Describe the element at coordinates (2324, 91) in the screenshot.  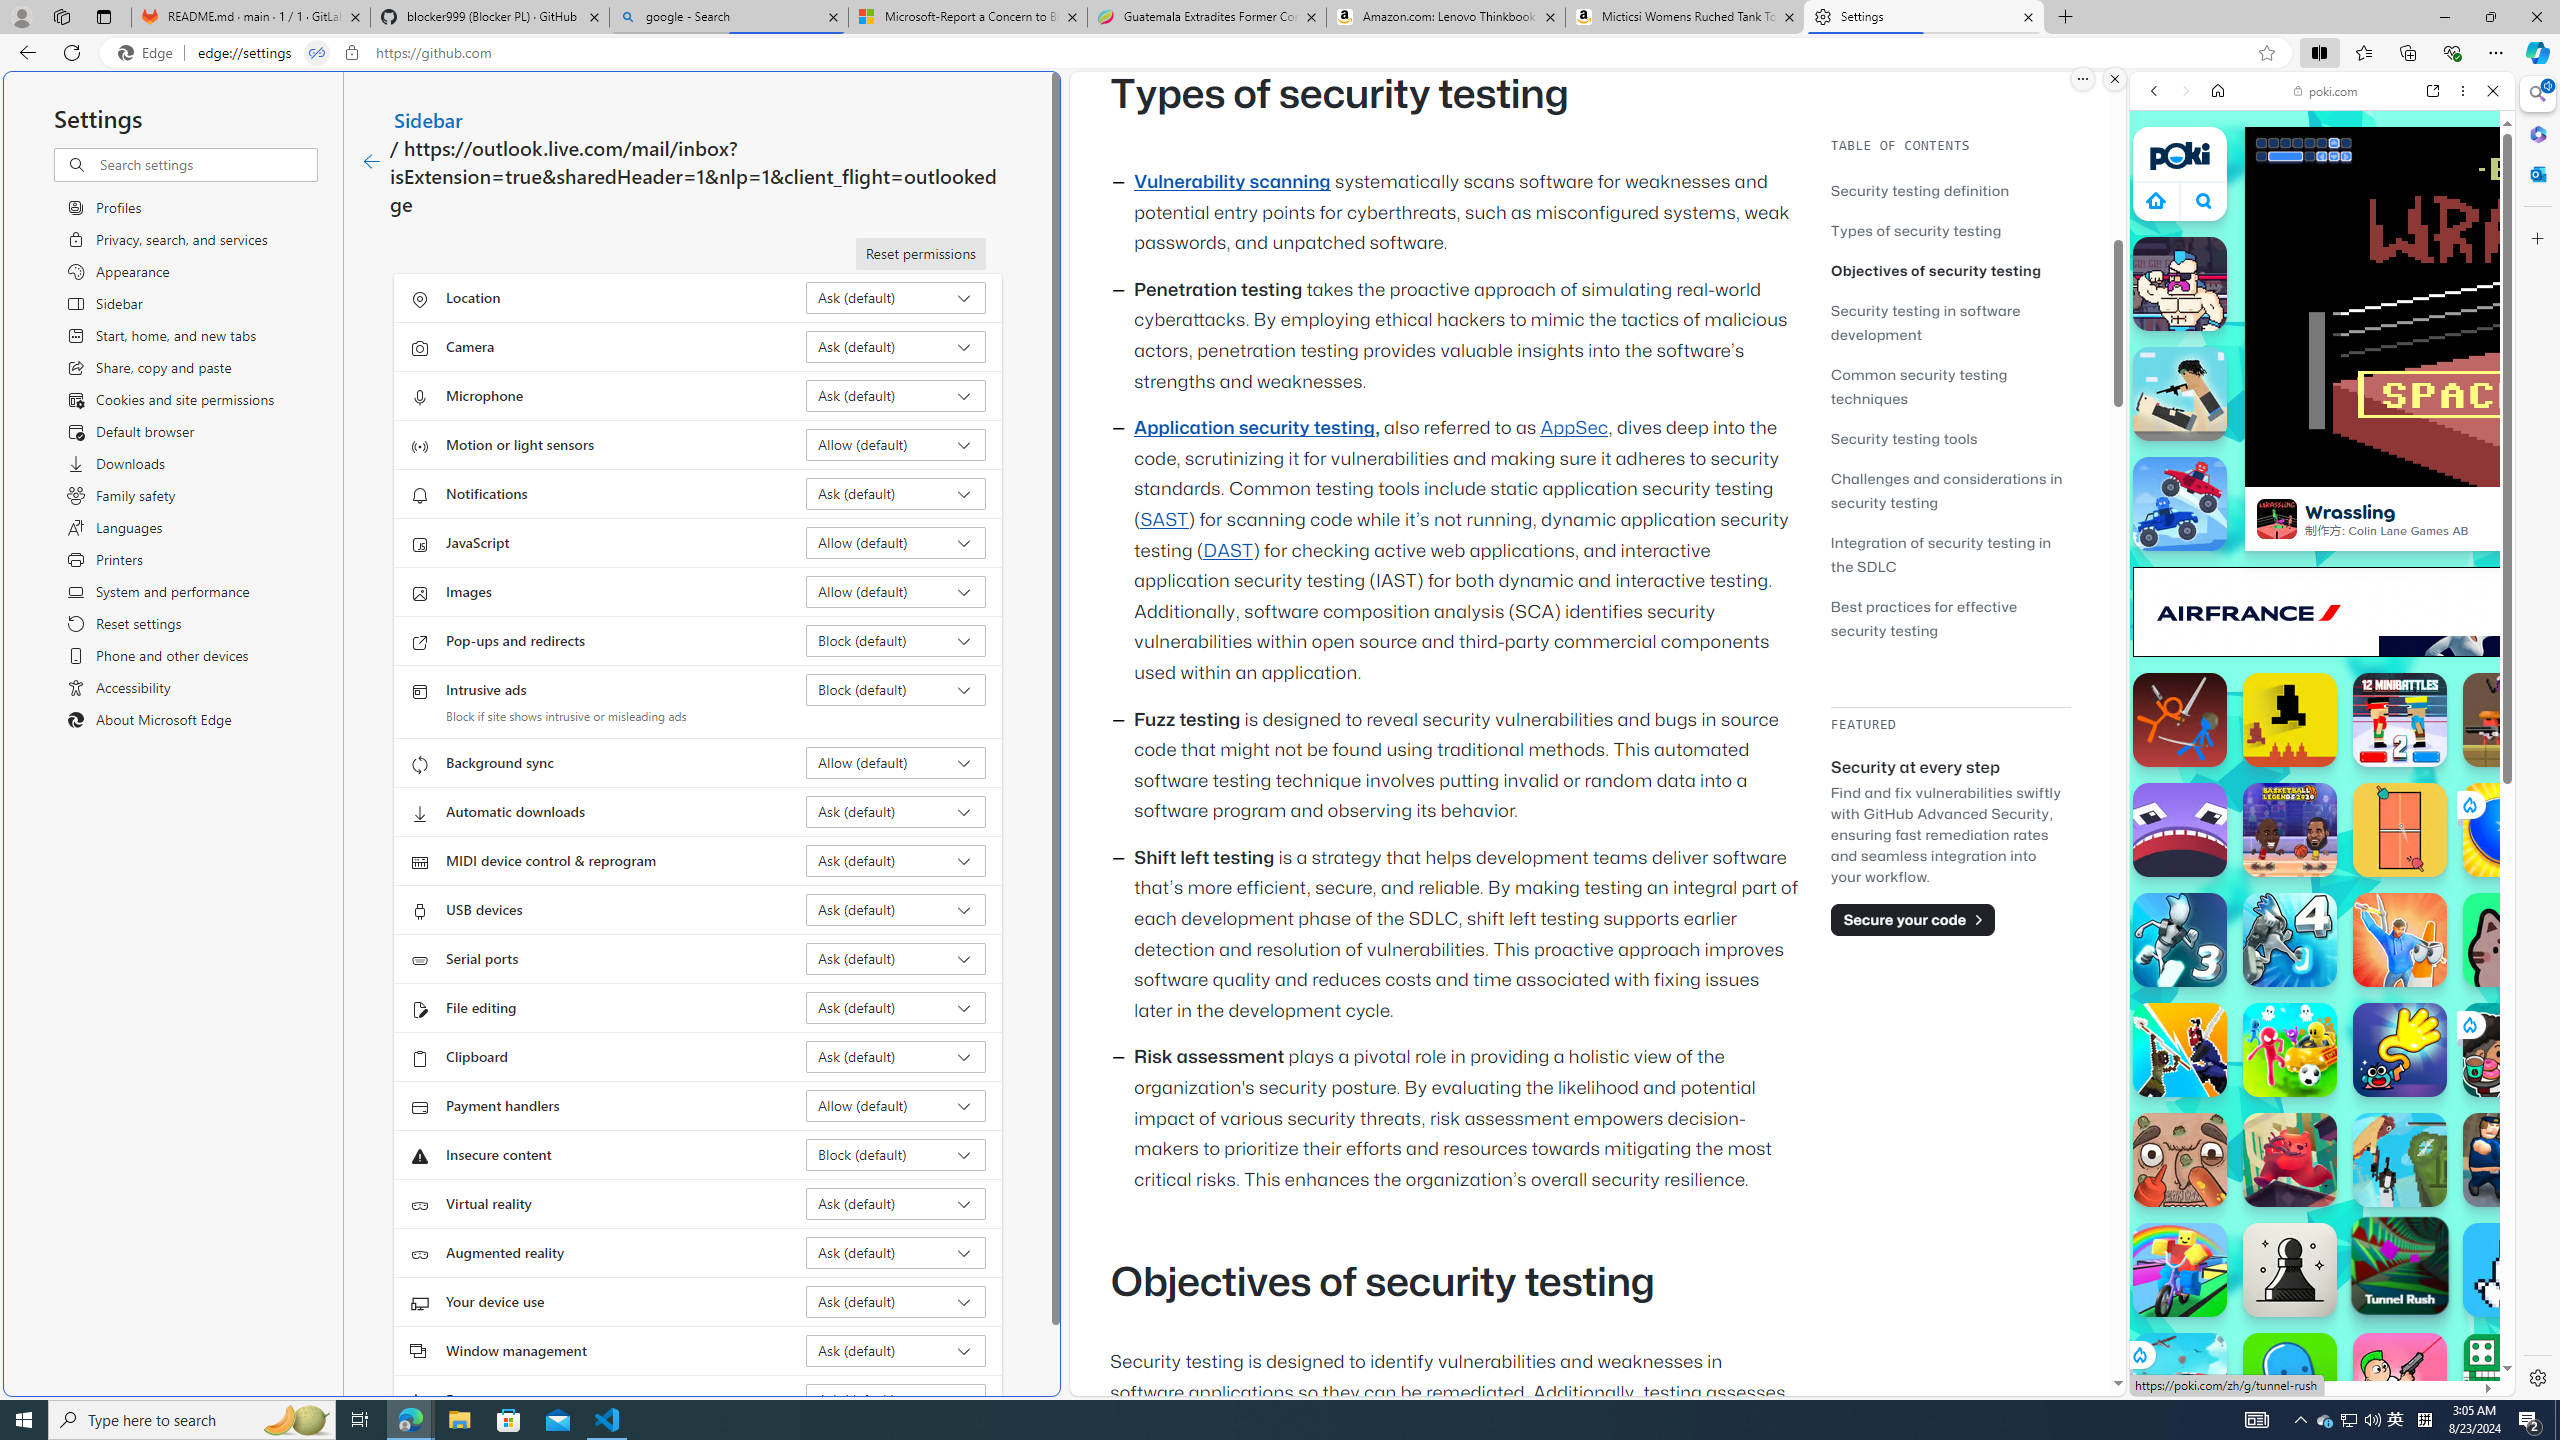
I see `'poki.com'` at that location.